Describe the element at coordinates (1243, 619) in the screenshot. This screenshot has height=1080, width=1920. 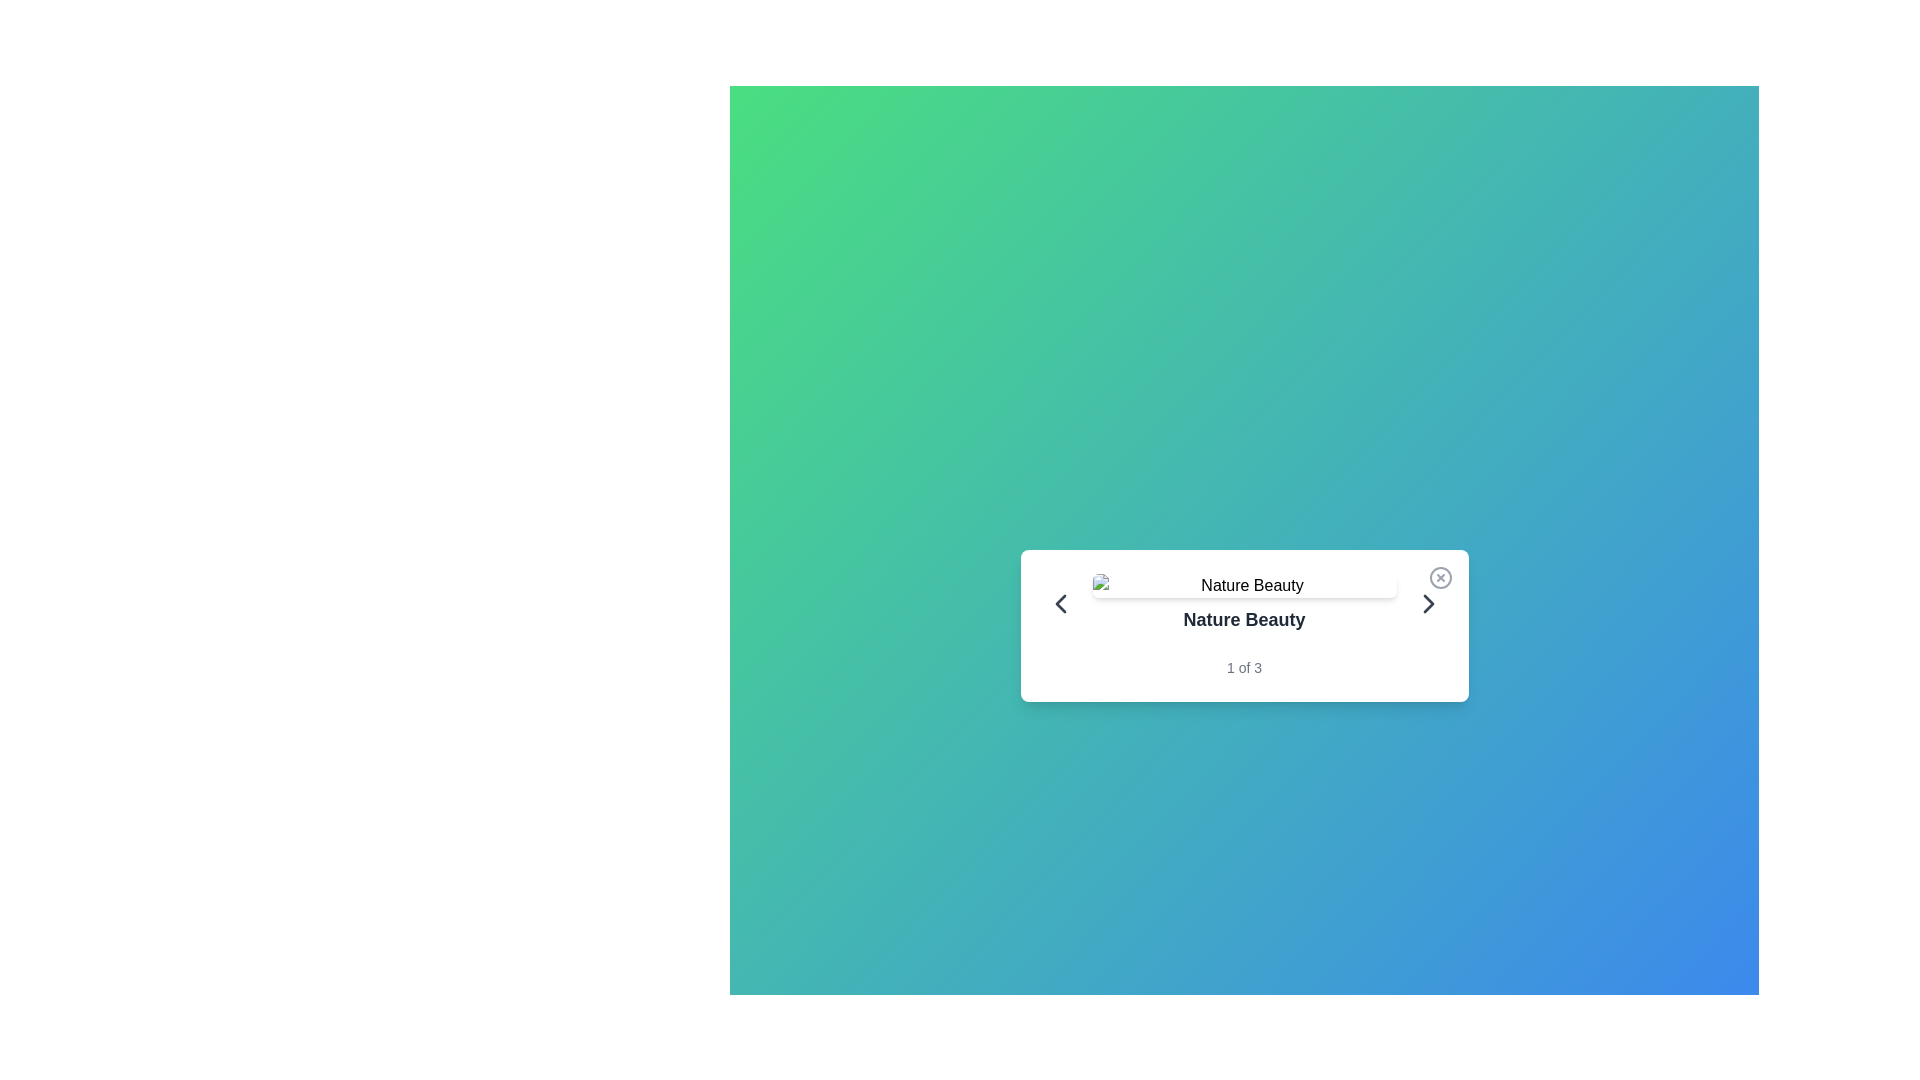
I see `text label displaying 'Nature Beauty', which is centrally positioned below an image in a dark gray, bold font` at that location.